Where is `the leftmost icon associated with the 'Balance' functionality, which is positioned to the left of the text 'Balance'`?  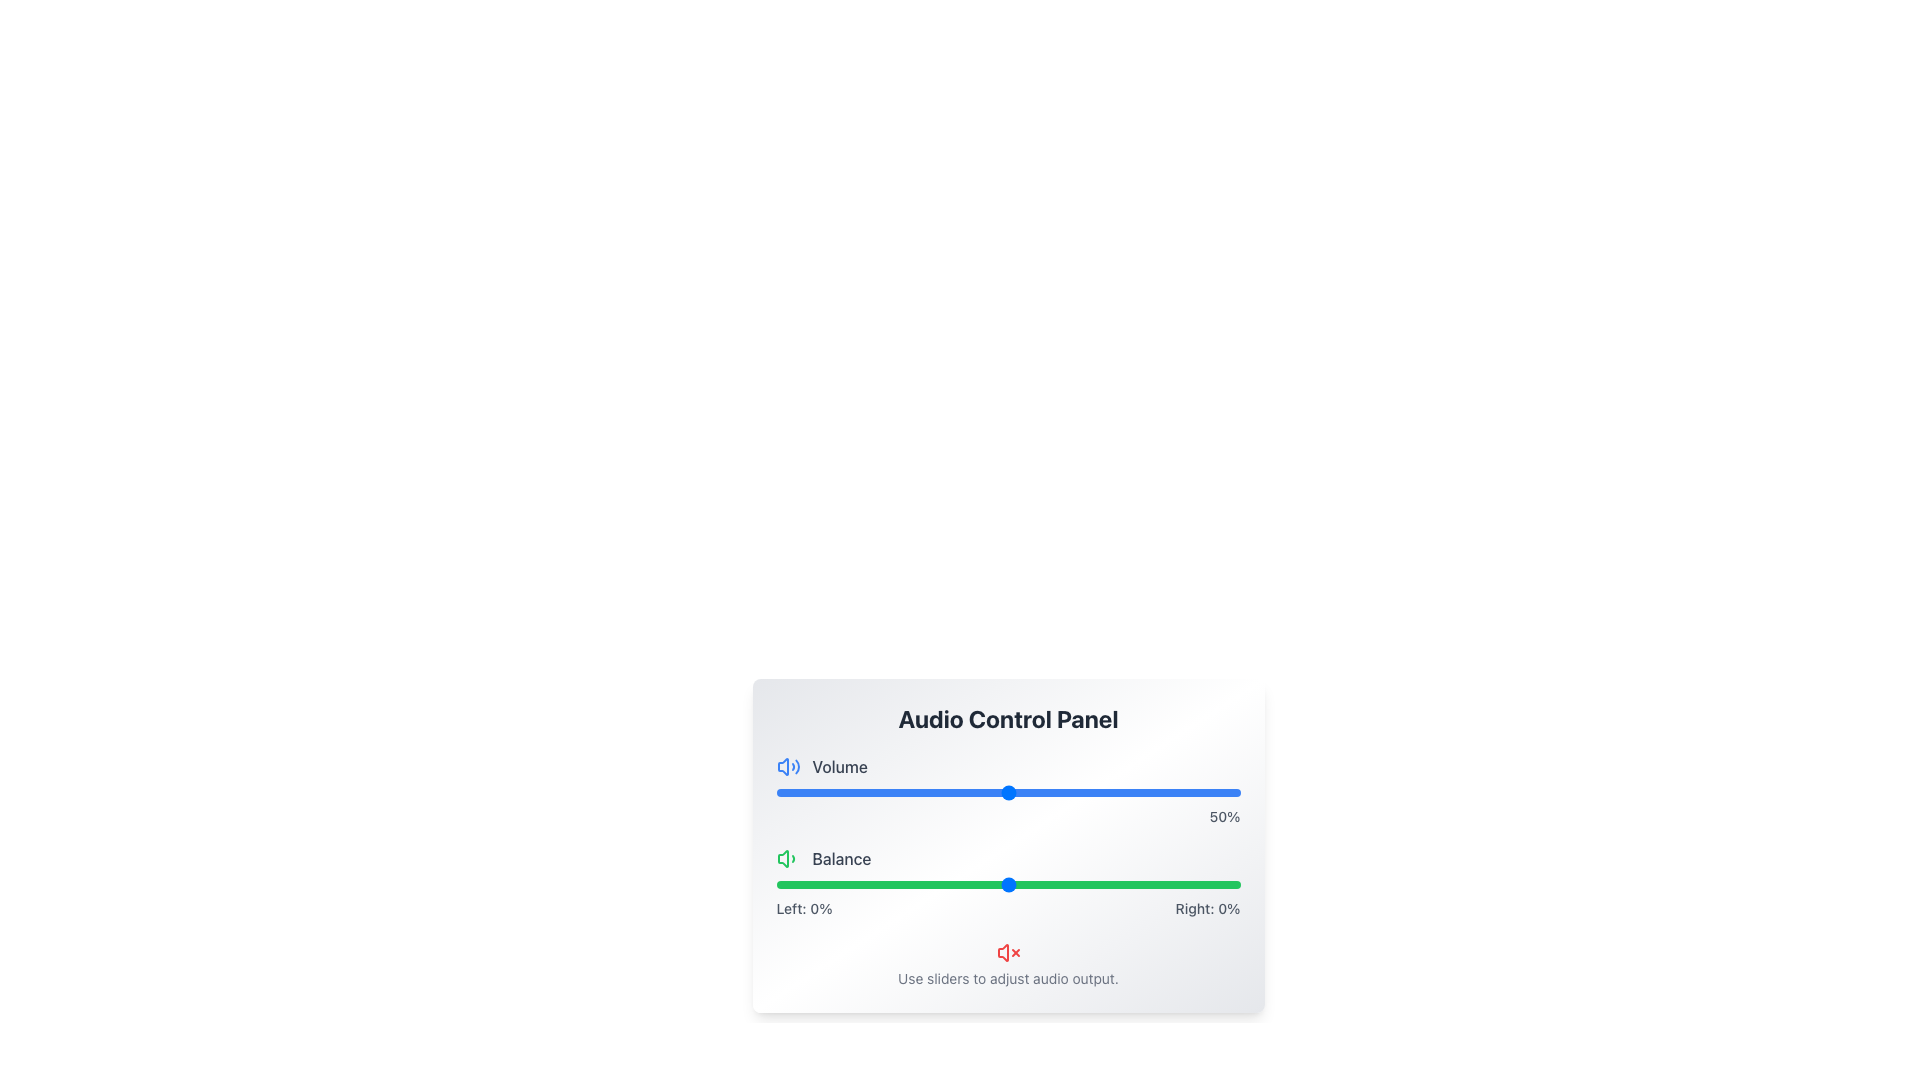 the leftmost icon associated with the 'Balance' functionality, which is positioned to the left of the text 'Balance' is located at coordinates (787, 858).